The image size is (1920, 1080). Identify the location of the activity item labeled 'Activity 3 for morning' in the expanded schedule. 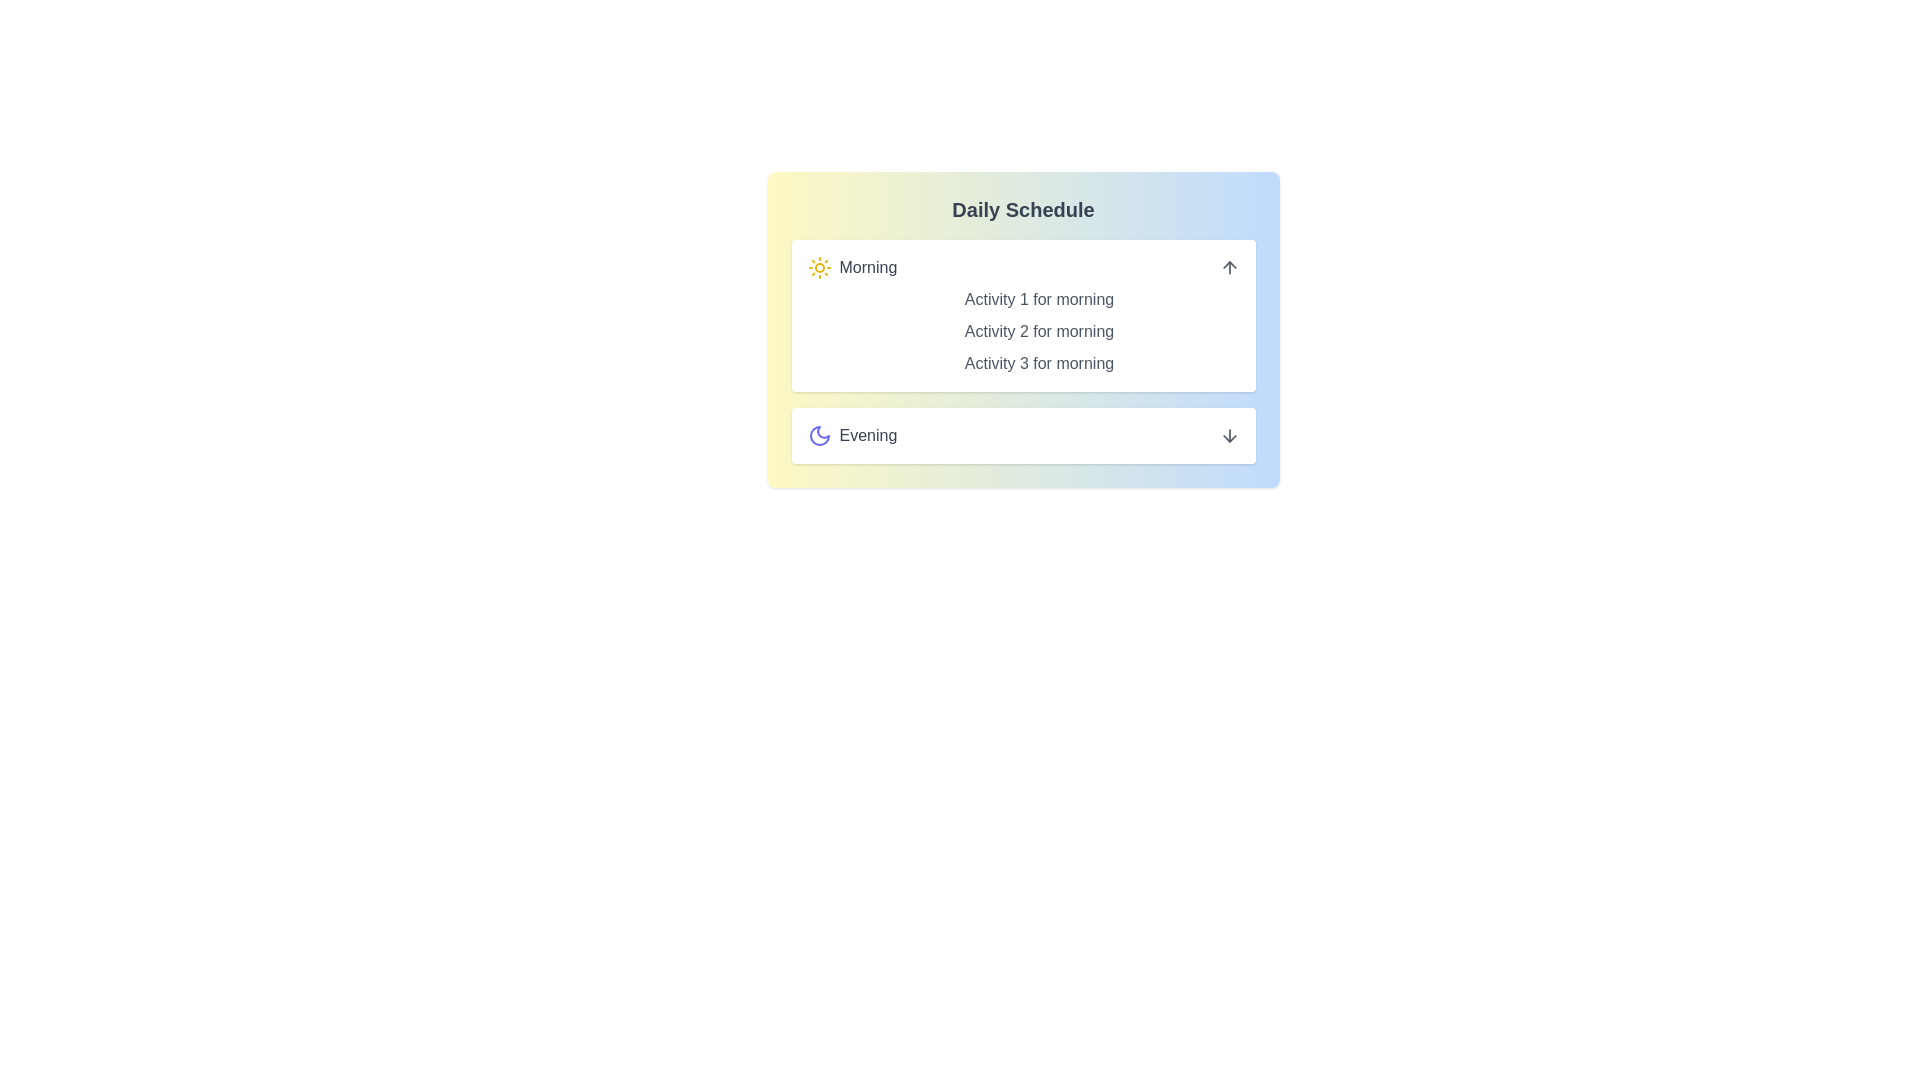
(1039, 363).